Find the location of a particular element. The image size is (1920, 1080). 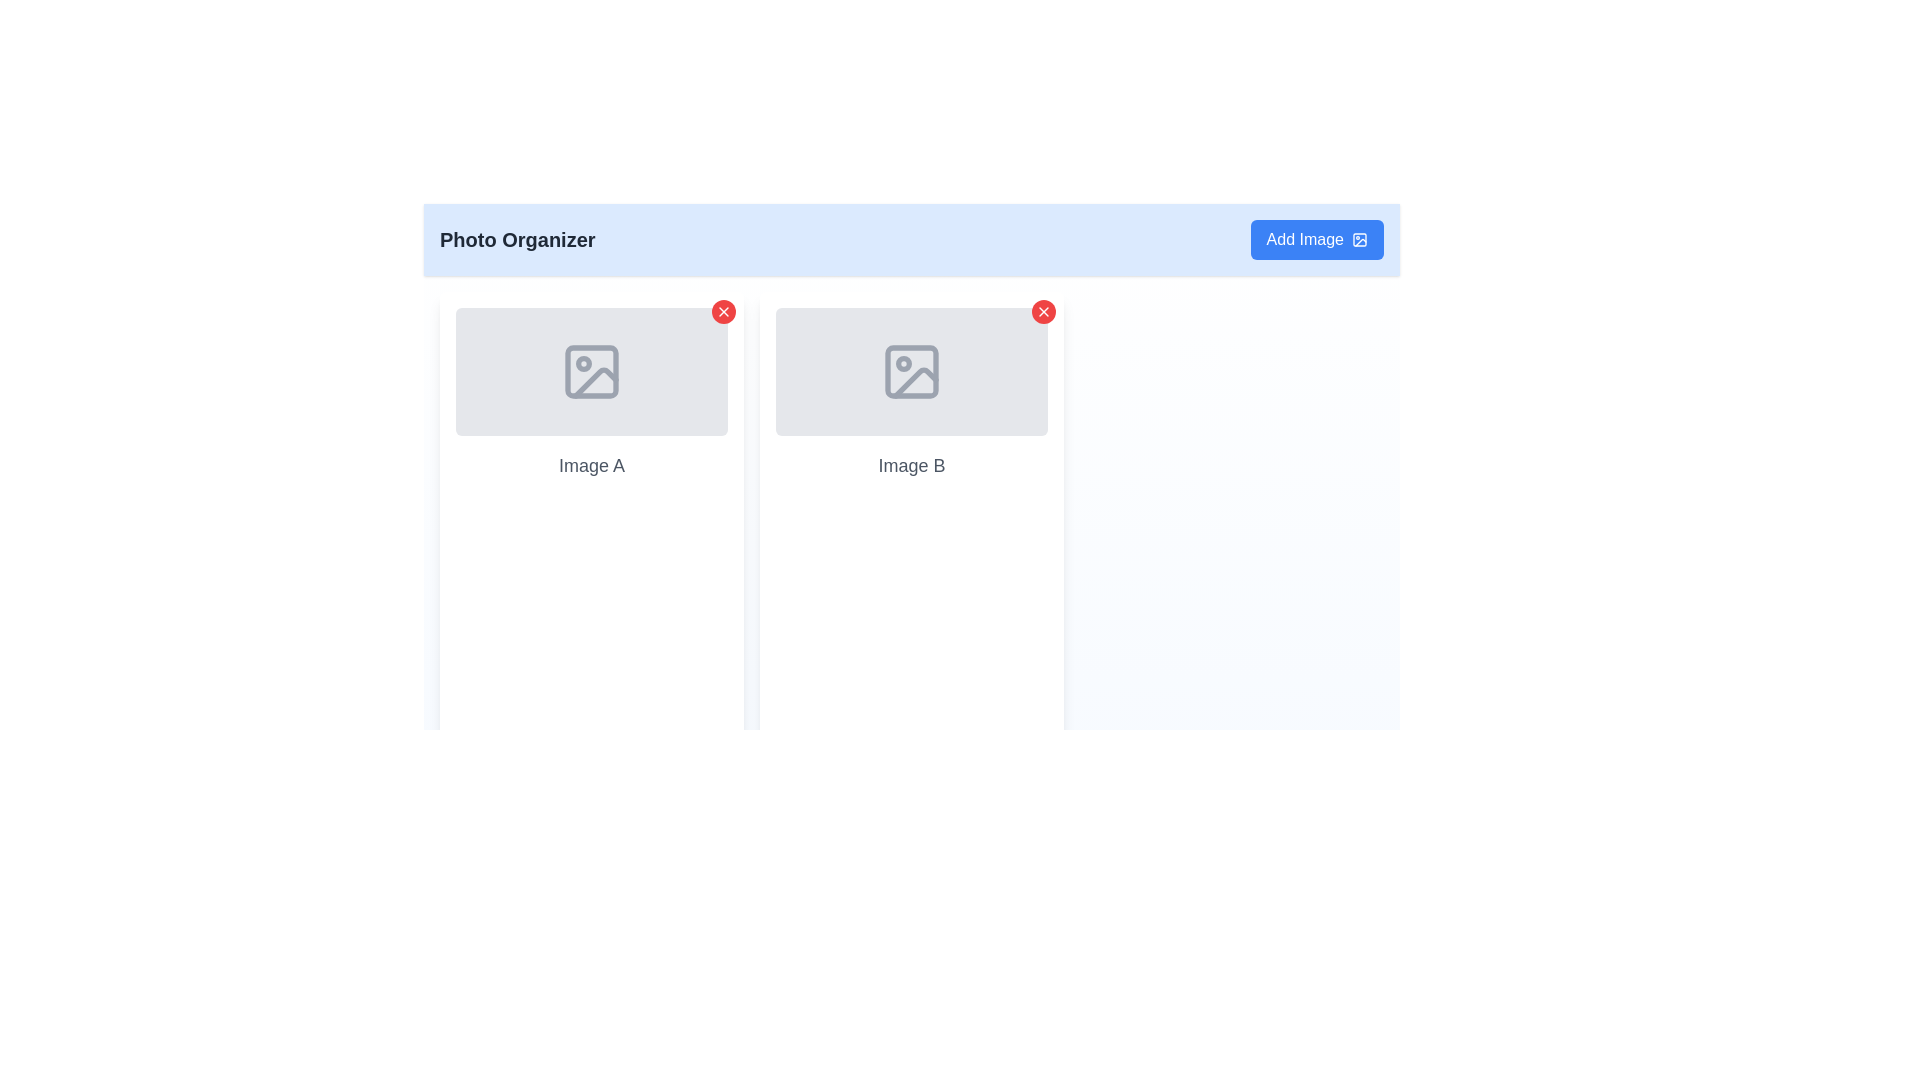

the image placeholder icon located in the second card labeled 'Image B' within a horizontally aligned list of image placeholders is located at coordinates (911, 371).